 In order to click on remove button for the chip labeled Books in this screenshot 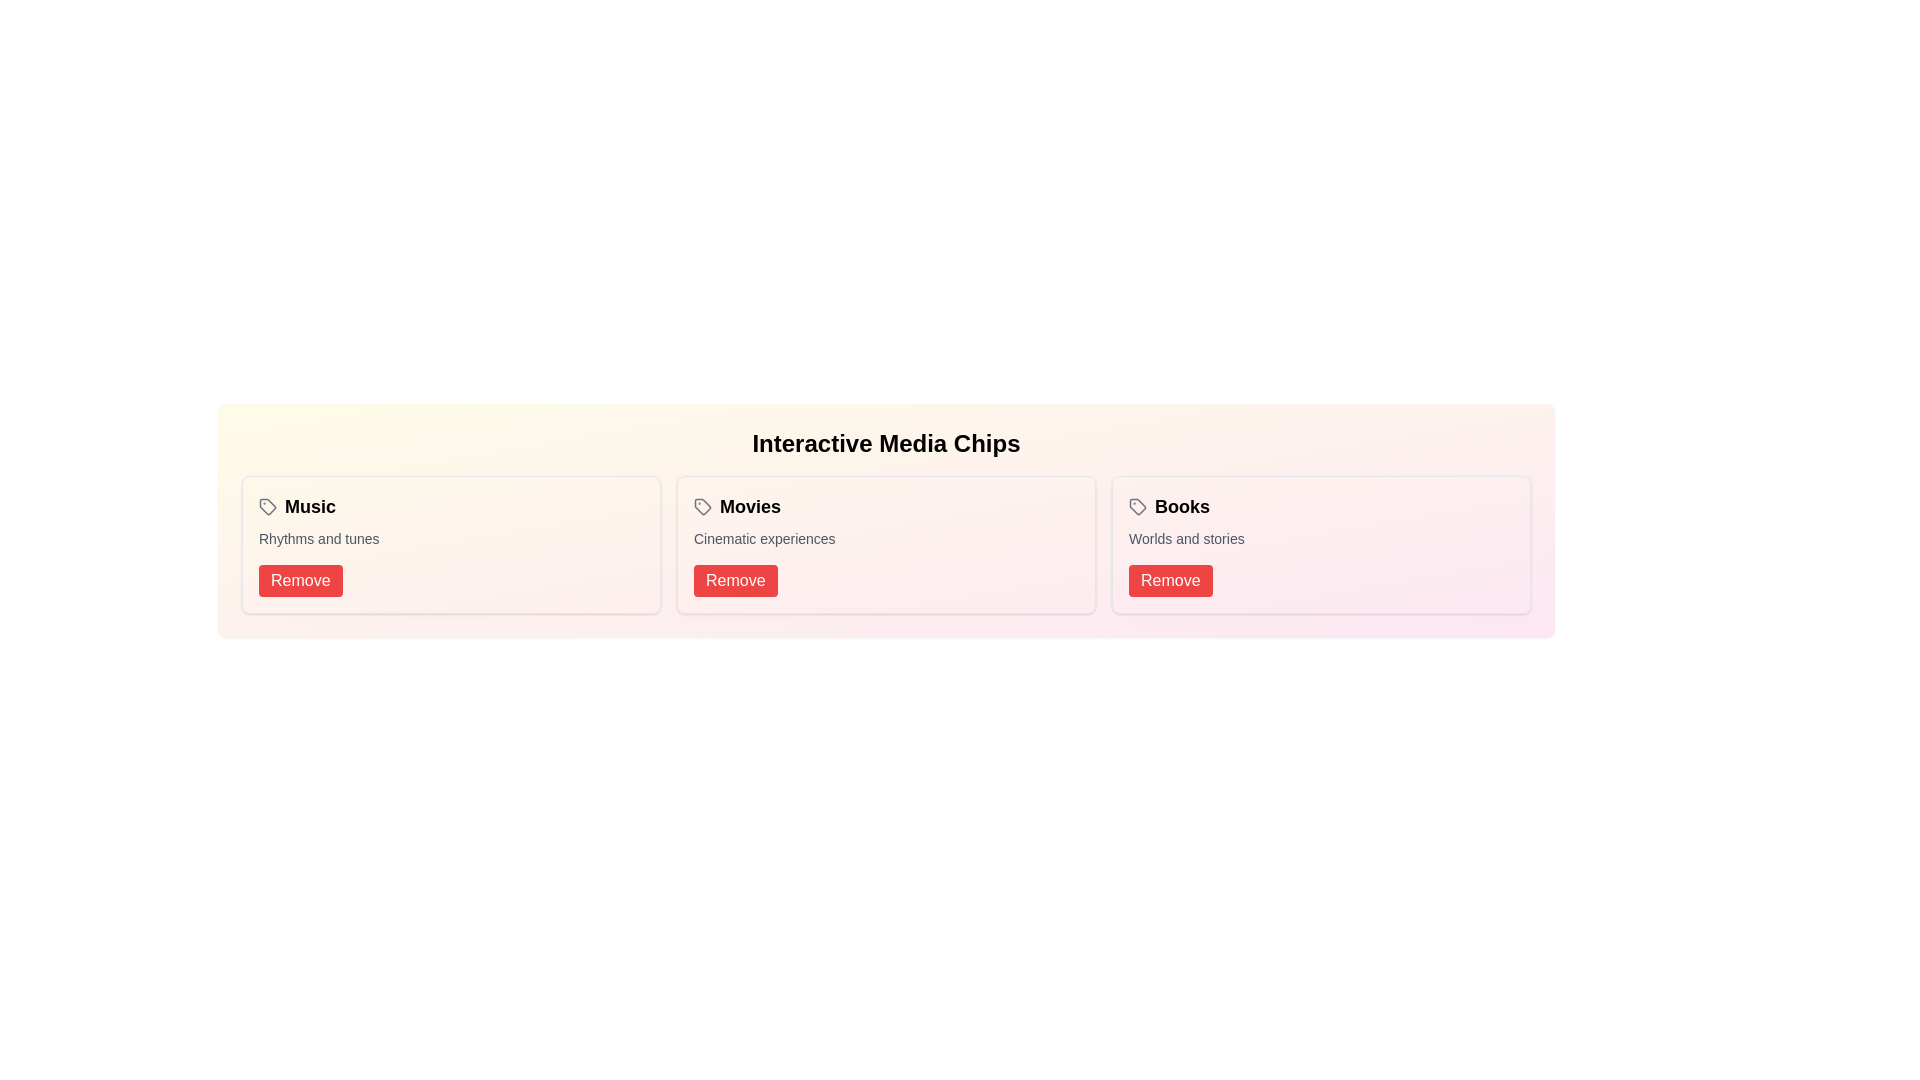, I will do `click(1170, 581)`.